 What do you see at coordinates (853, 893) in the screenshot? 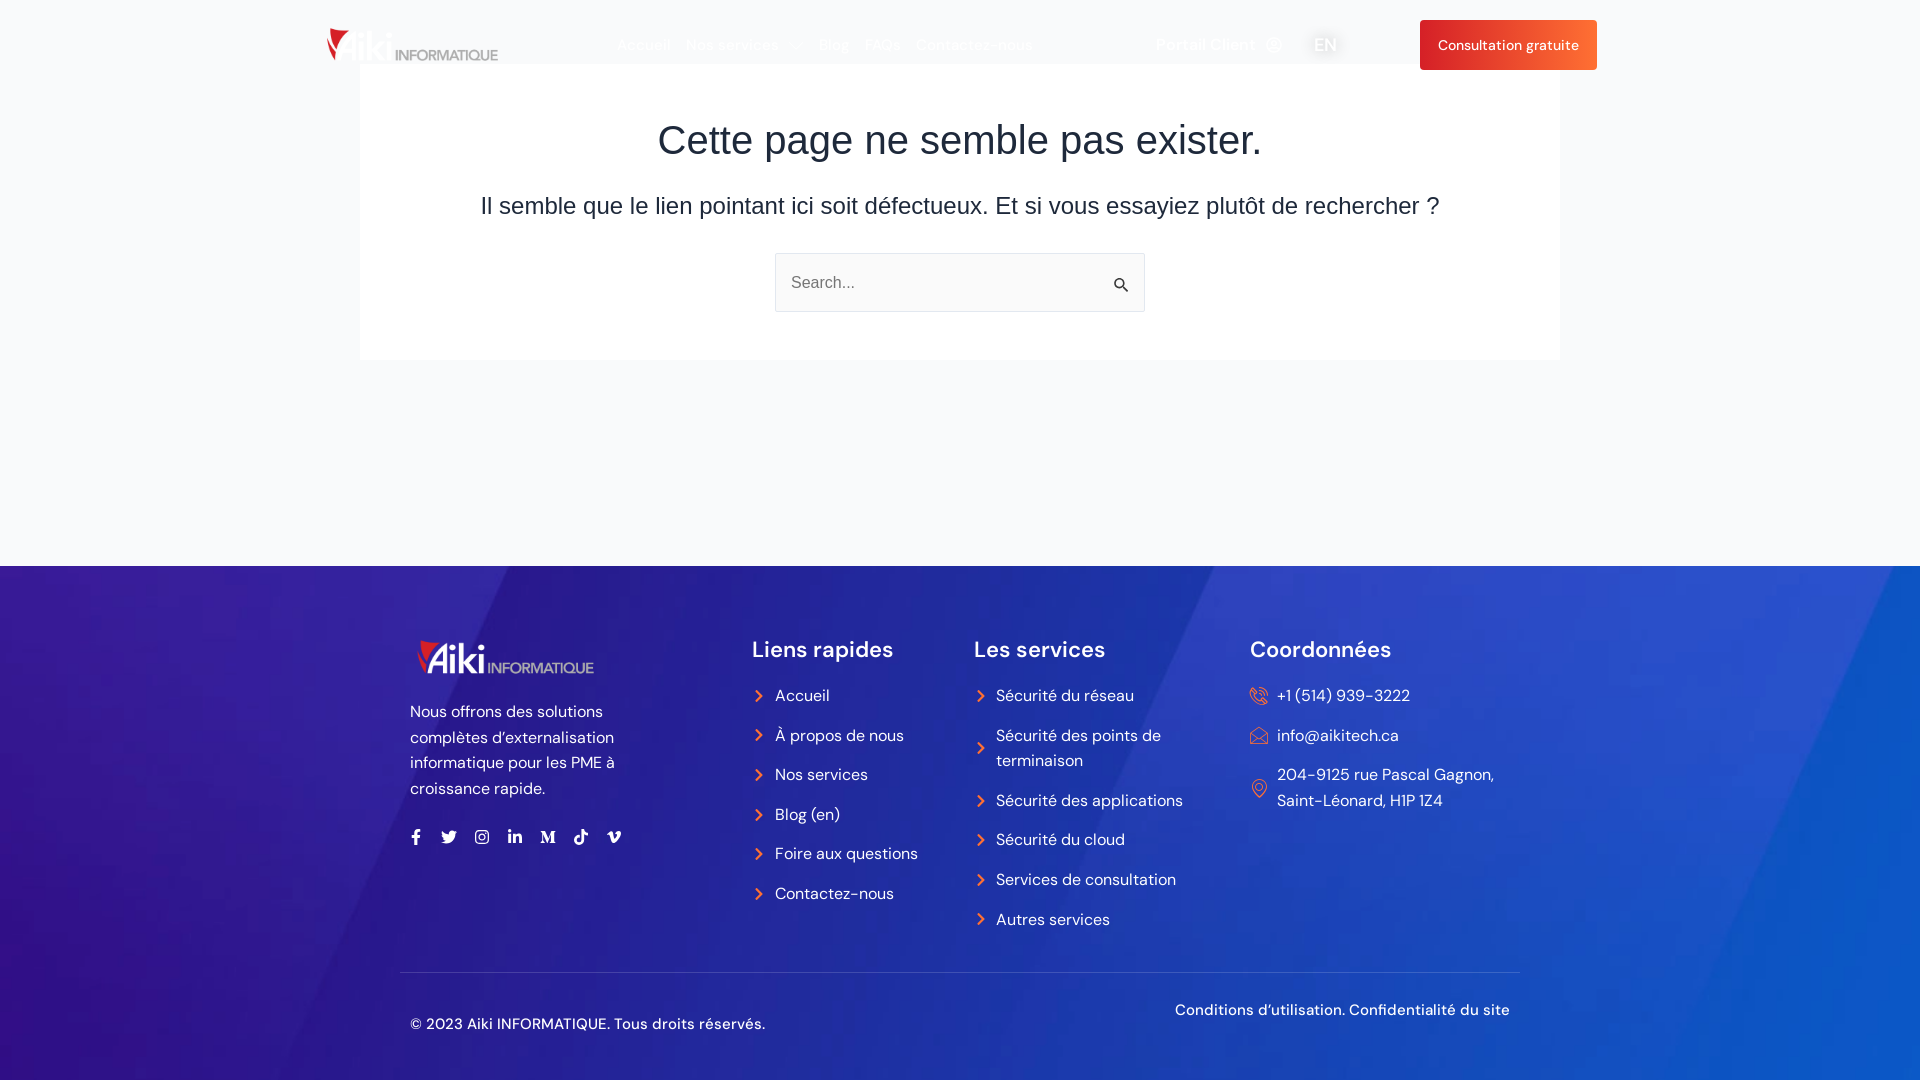
I see `'Contactez-nous'` at bounding box center [853, 893].